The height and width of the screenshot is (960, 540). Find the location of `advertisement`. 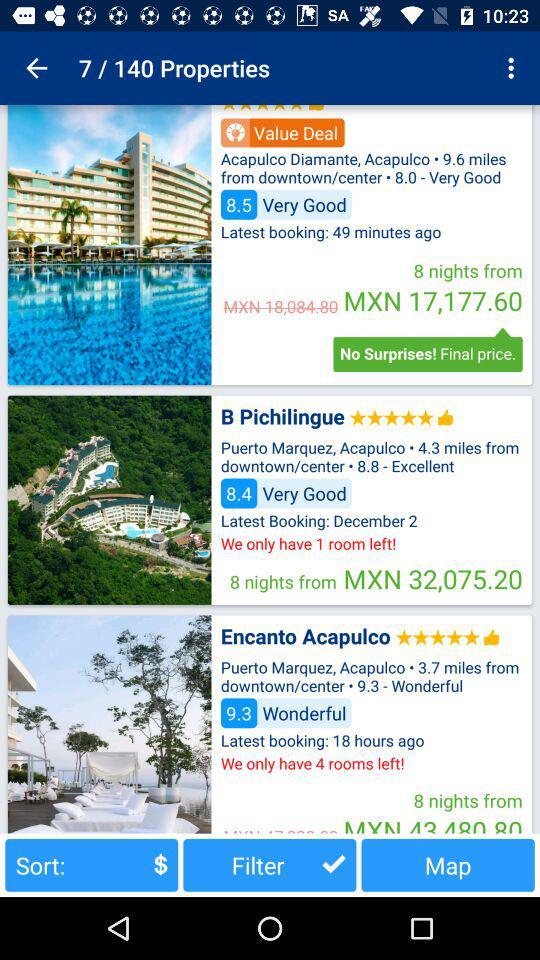

advertisement is located at coordinates (109, 244).